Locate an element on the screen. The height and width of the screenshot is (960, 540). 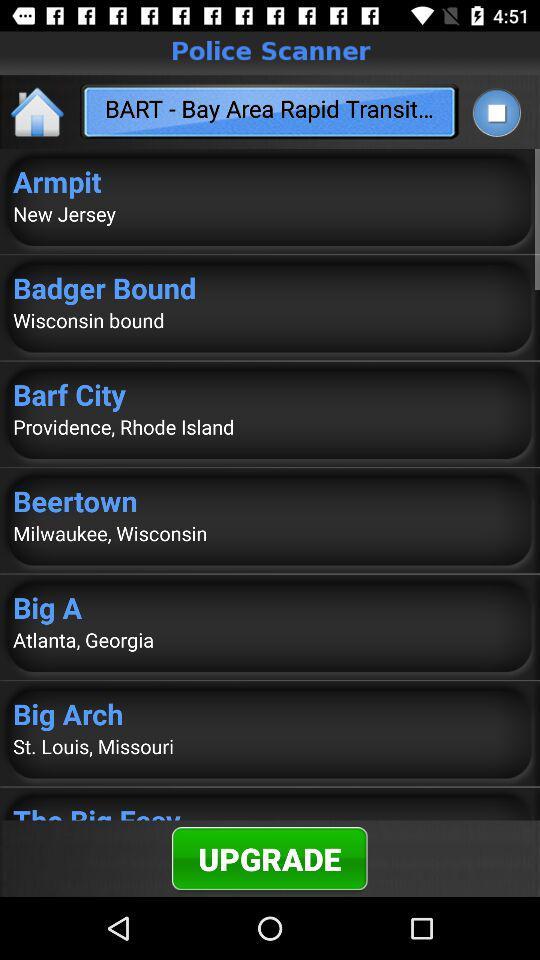
the app to the left of the bart bay area item is located at coordinates (38, 111).